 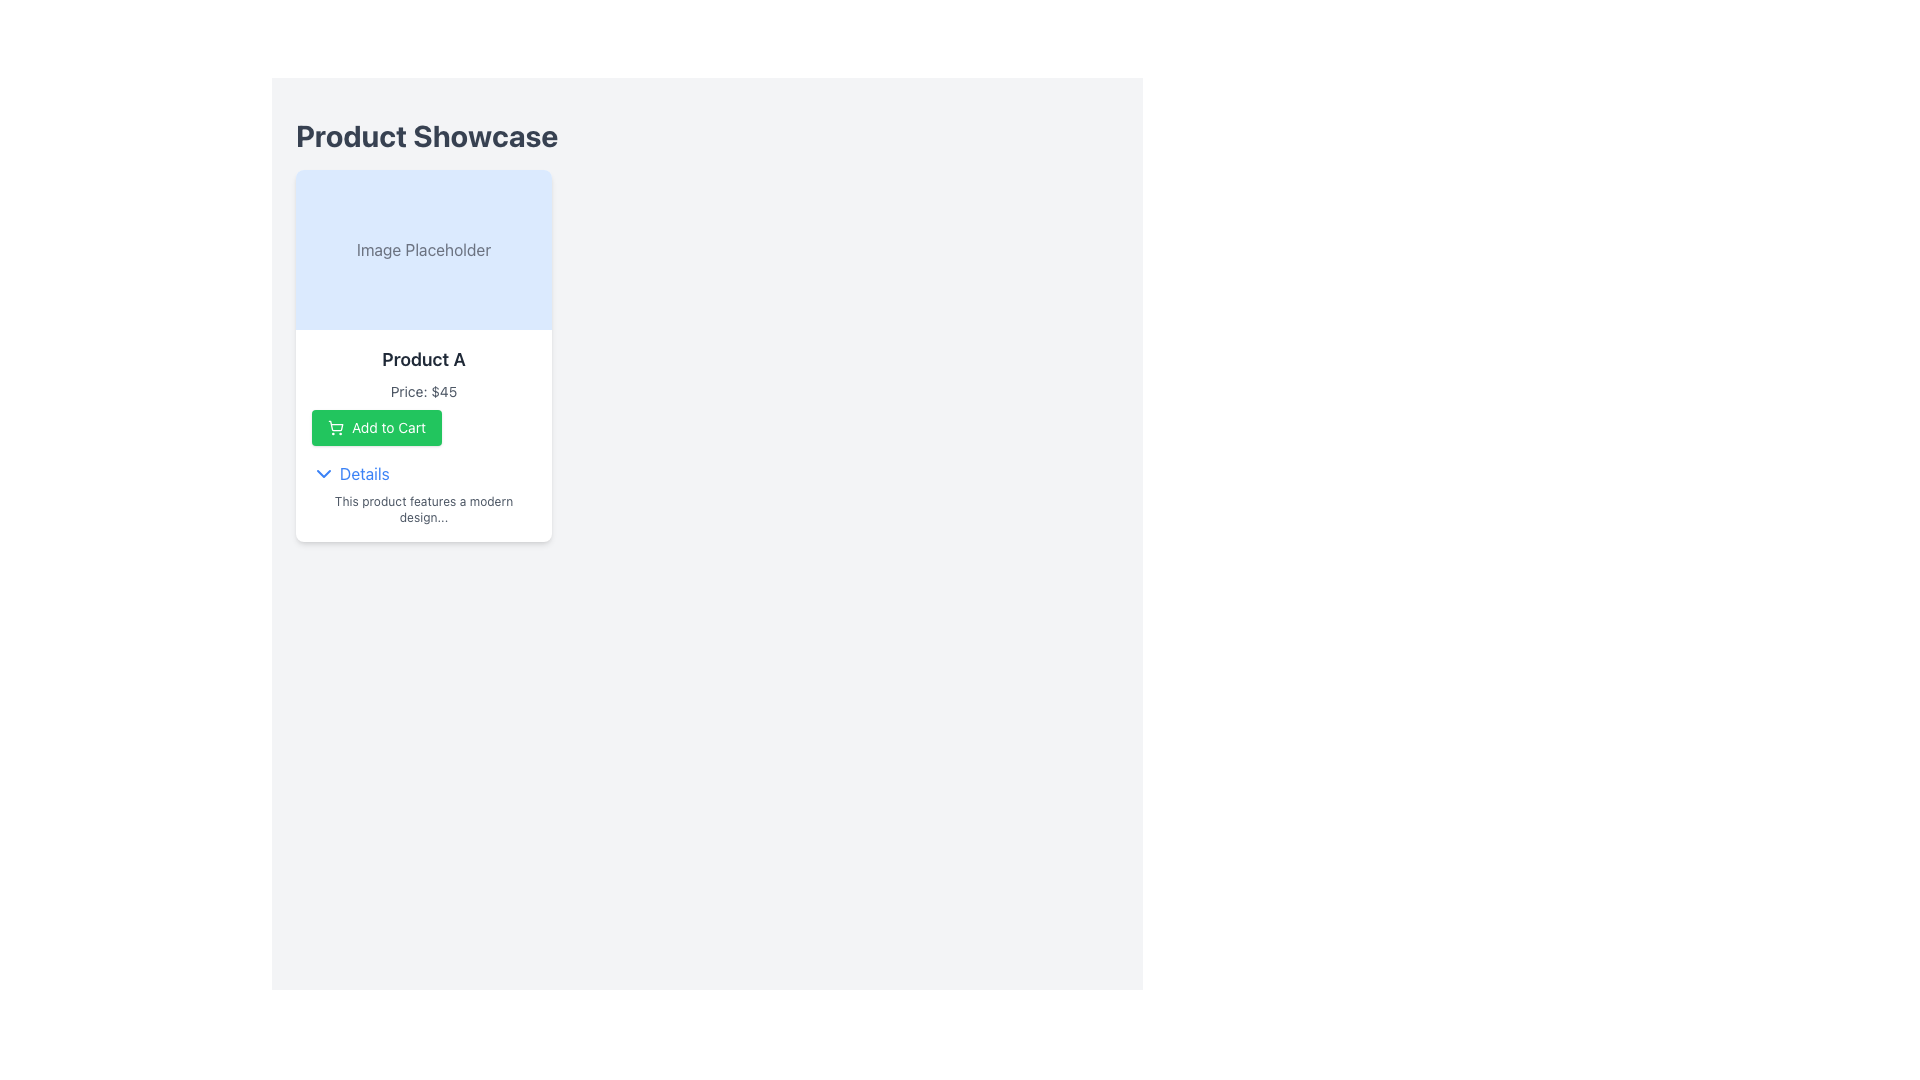 What do you see at coordinates (336, 427) in the screenshot?
I see `the 'Add to Cart' icon located to the left of the 'Add to Cart' button beneath 'Product A' description and price label` at bounding box center [336, 427].